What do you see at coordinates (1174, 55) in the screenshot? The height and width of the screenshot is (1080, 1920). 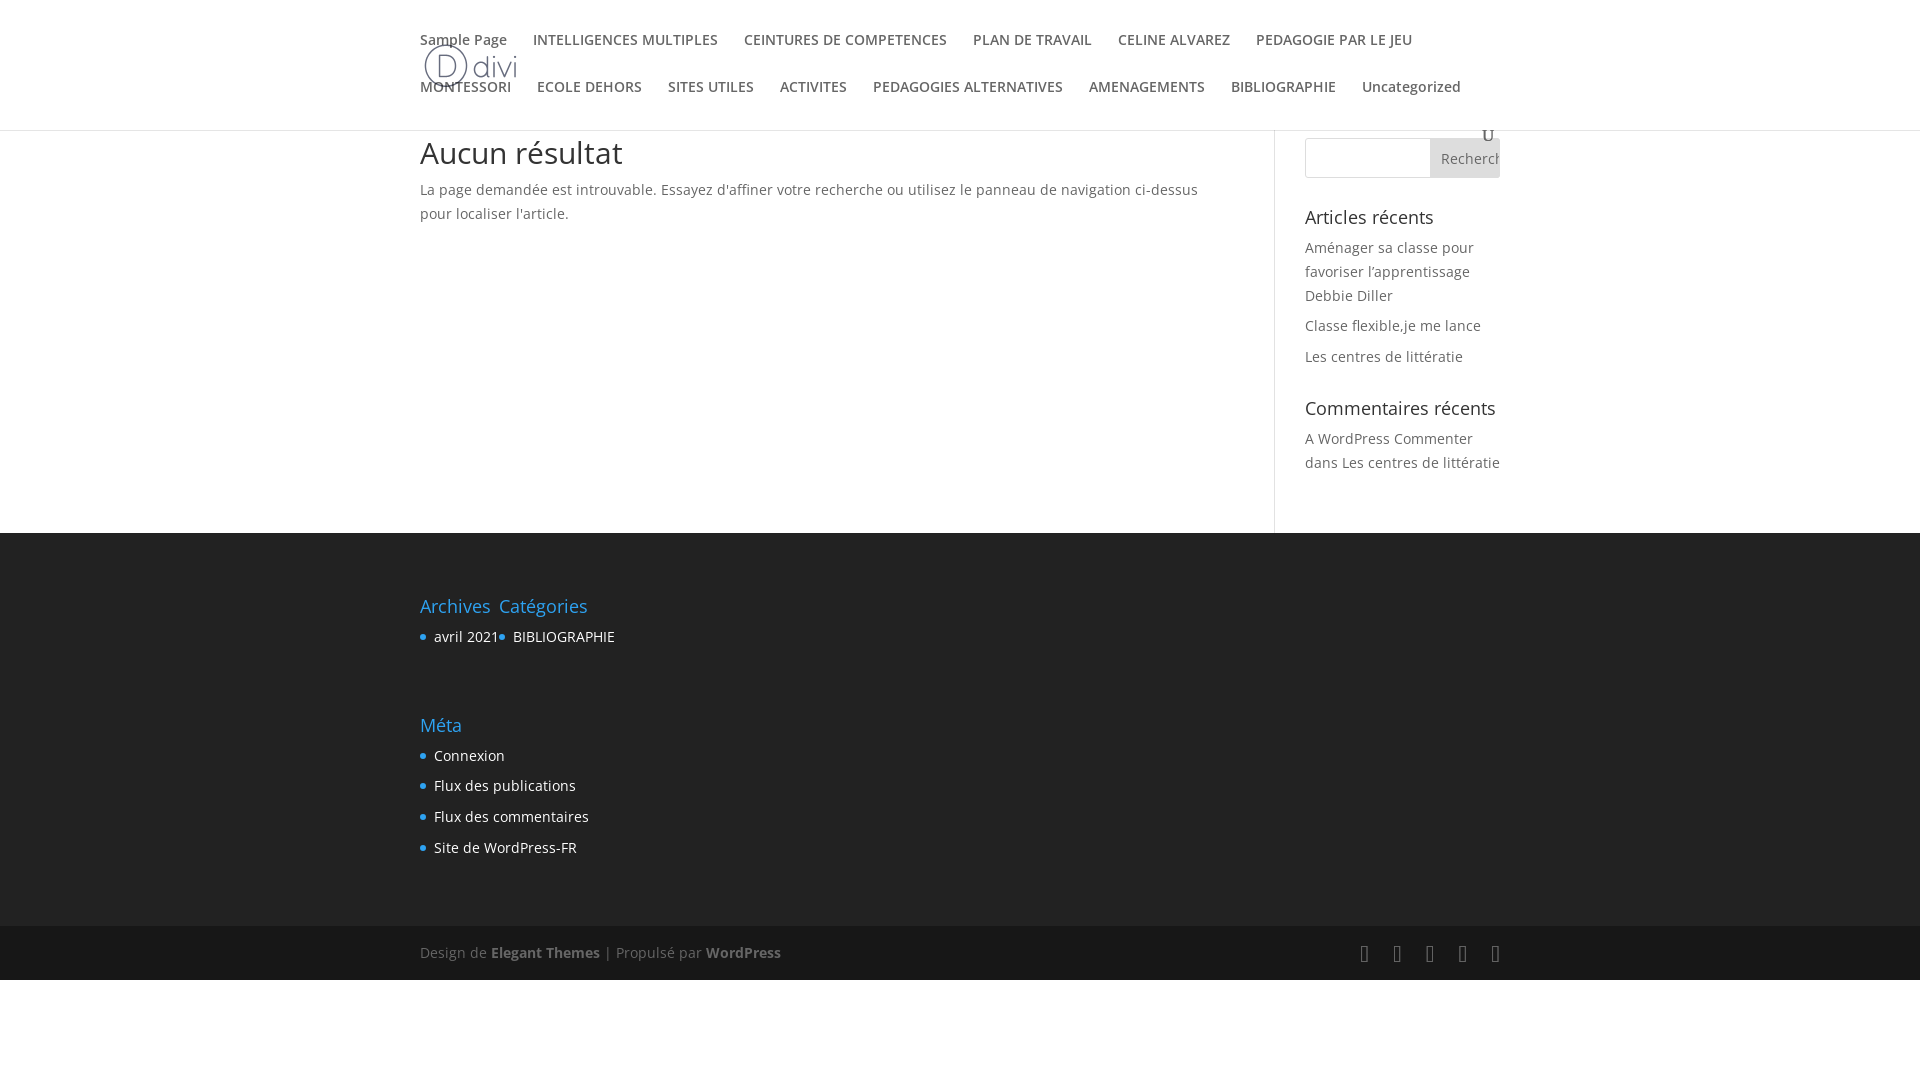 I see `'CELINE ALVAREZ'` at bounding box center [1174, 55].